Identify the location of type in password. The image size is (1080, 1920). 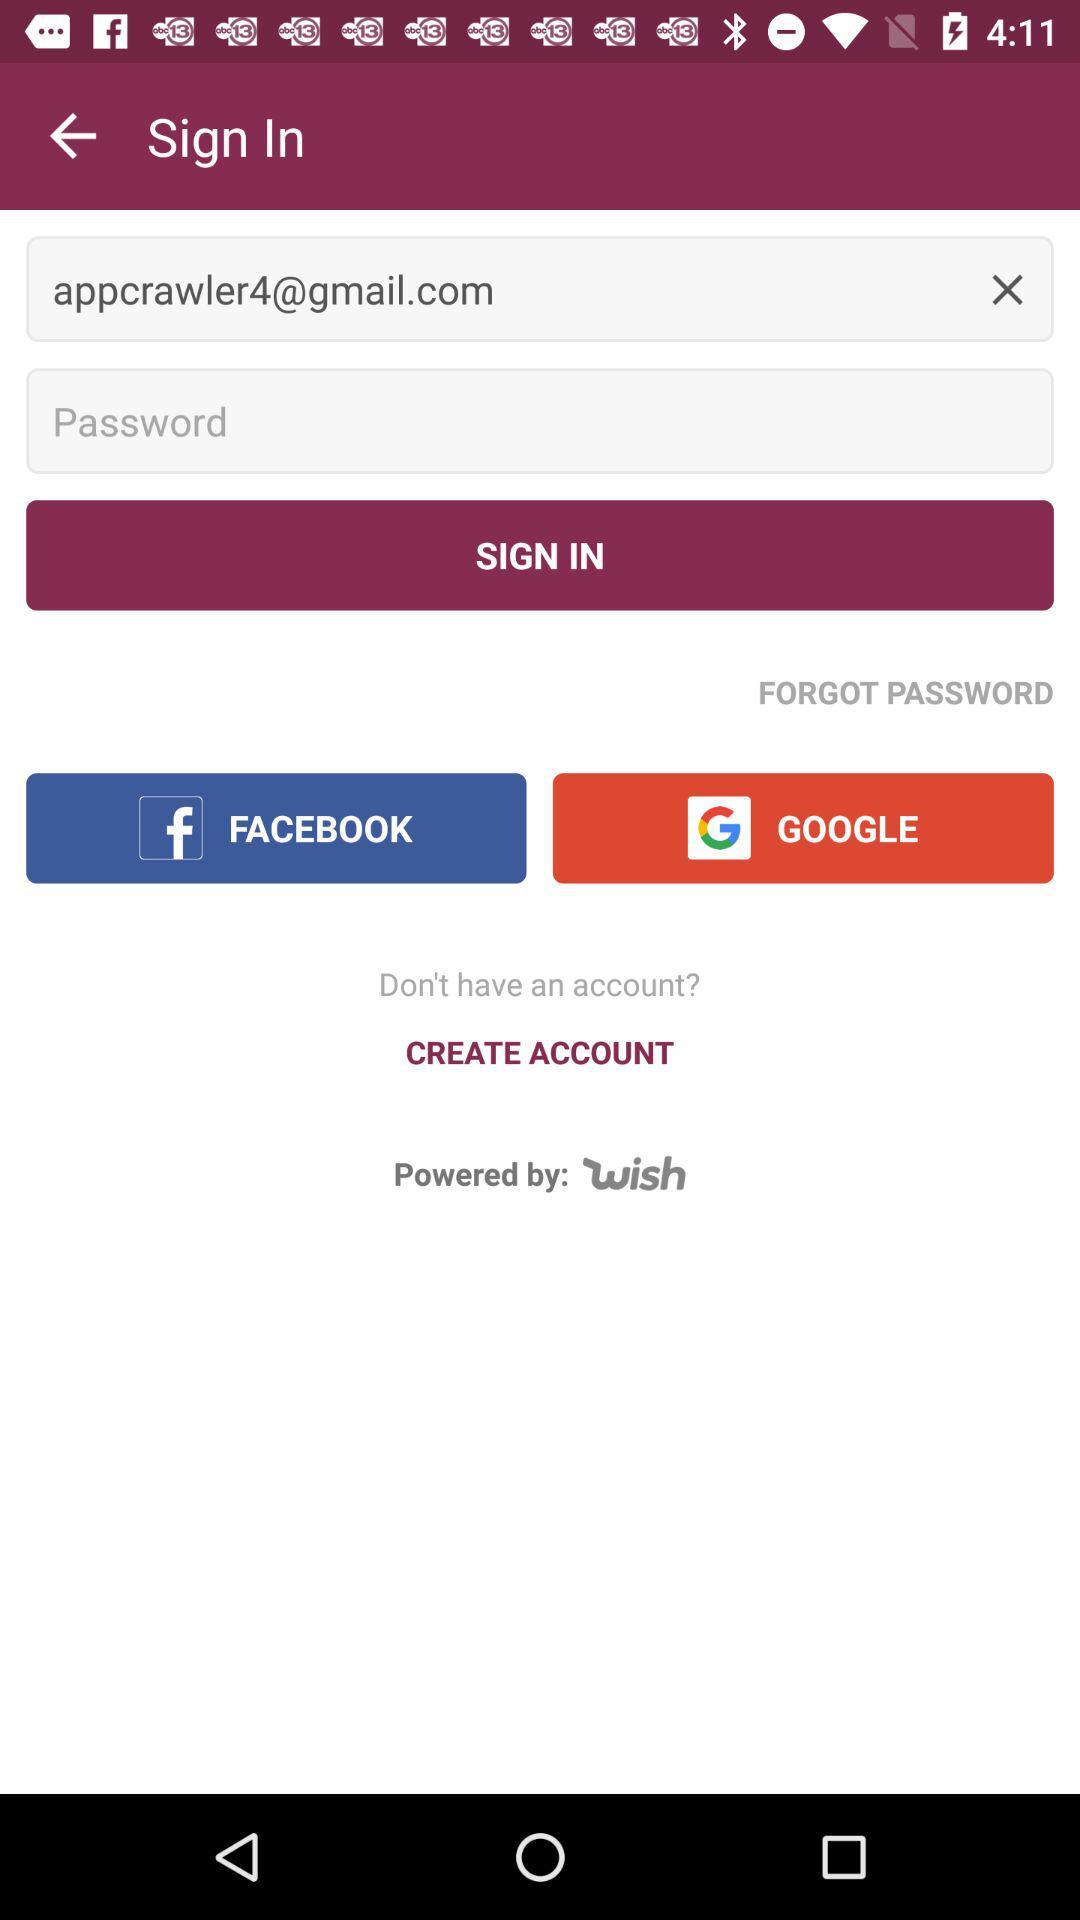
(540, 420).